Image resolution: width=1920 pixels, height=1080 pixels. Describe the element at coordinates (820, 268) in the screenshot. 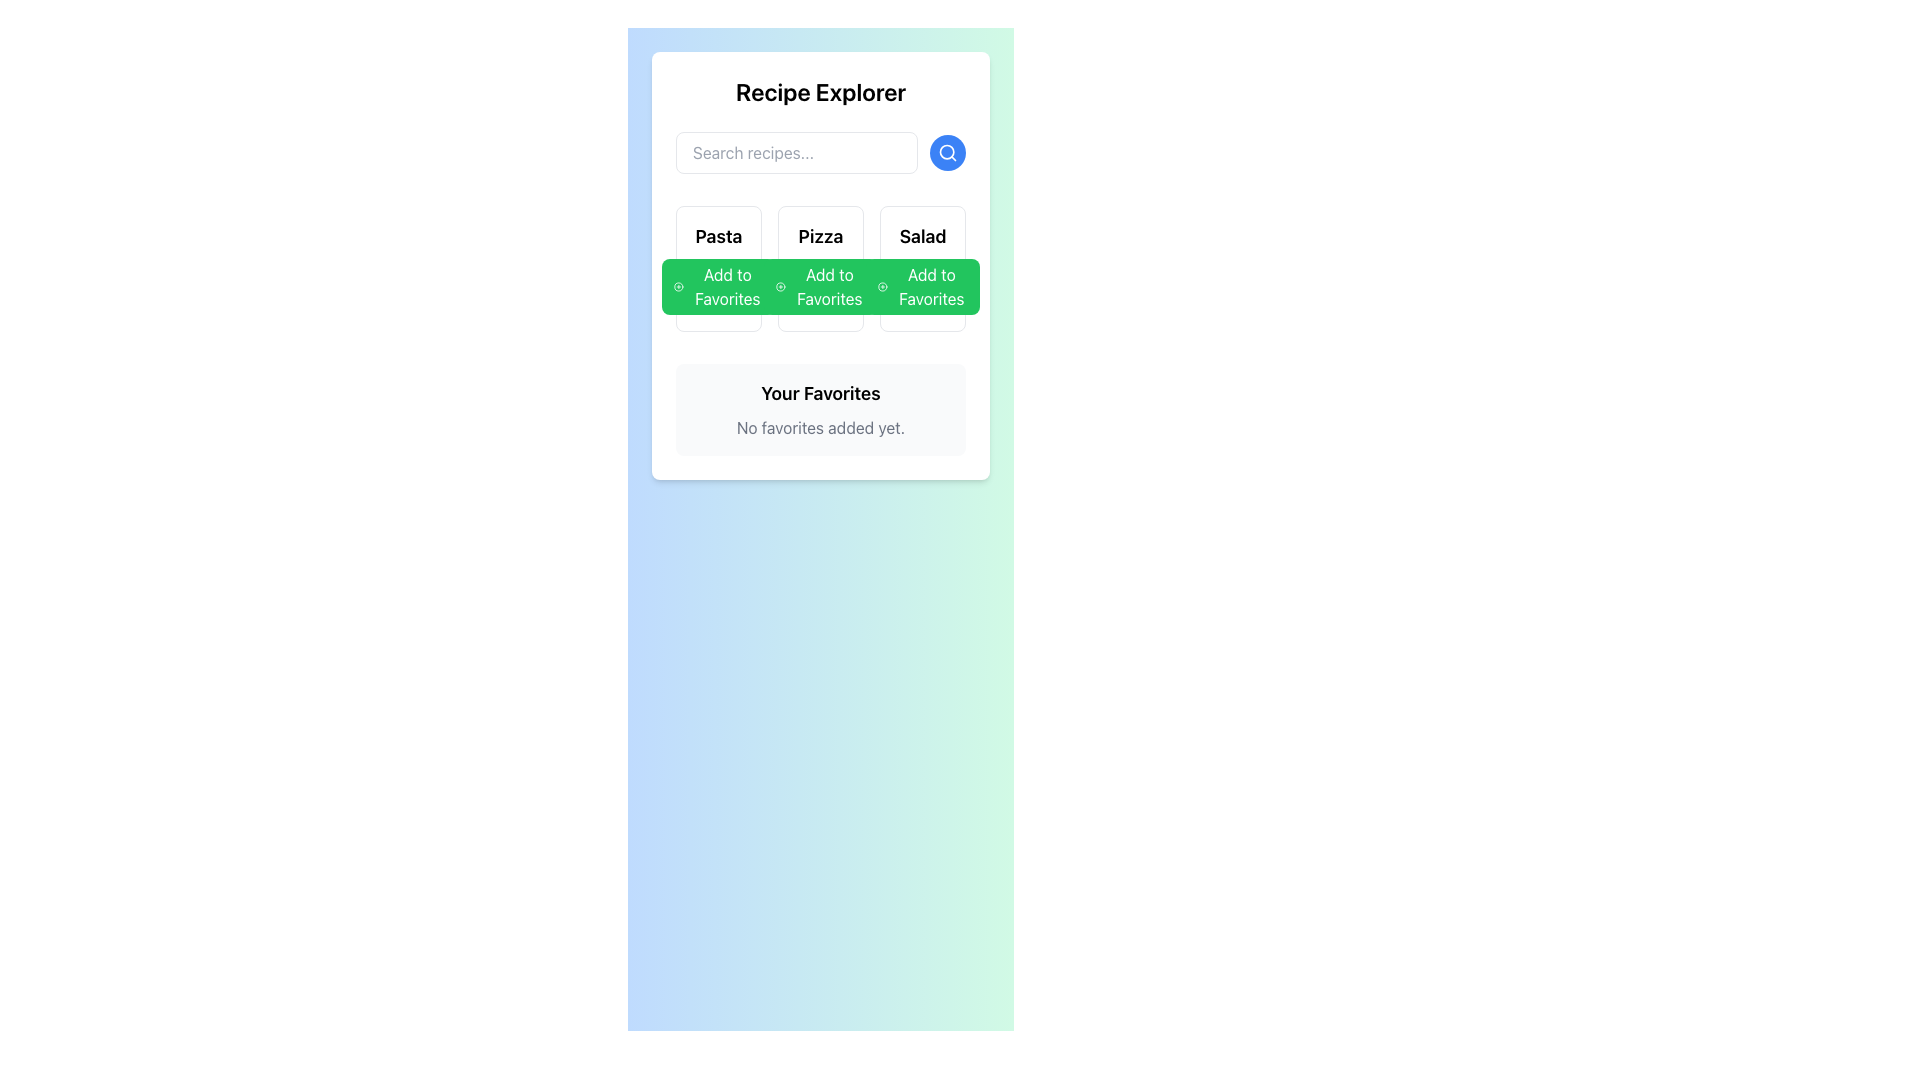

I see `the item details for the 'Pizza' card, which features a bold title at the top and a green 'Add to Favorites' button below` at that location.